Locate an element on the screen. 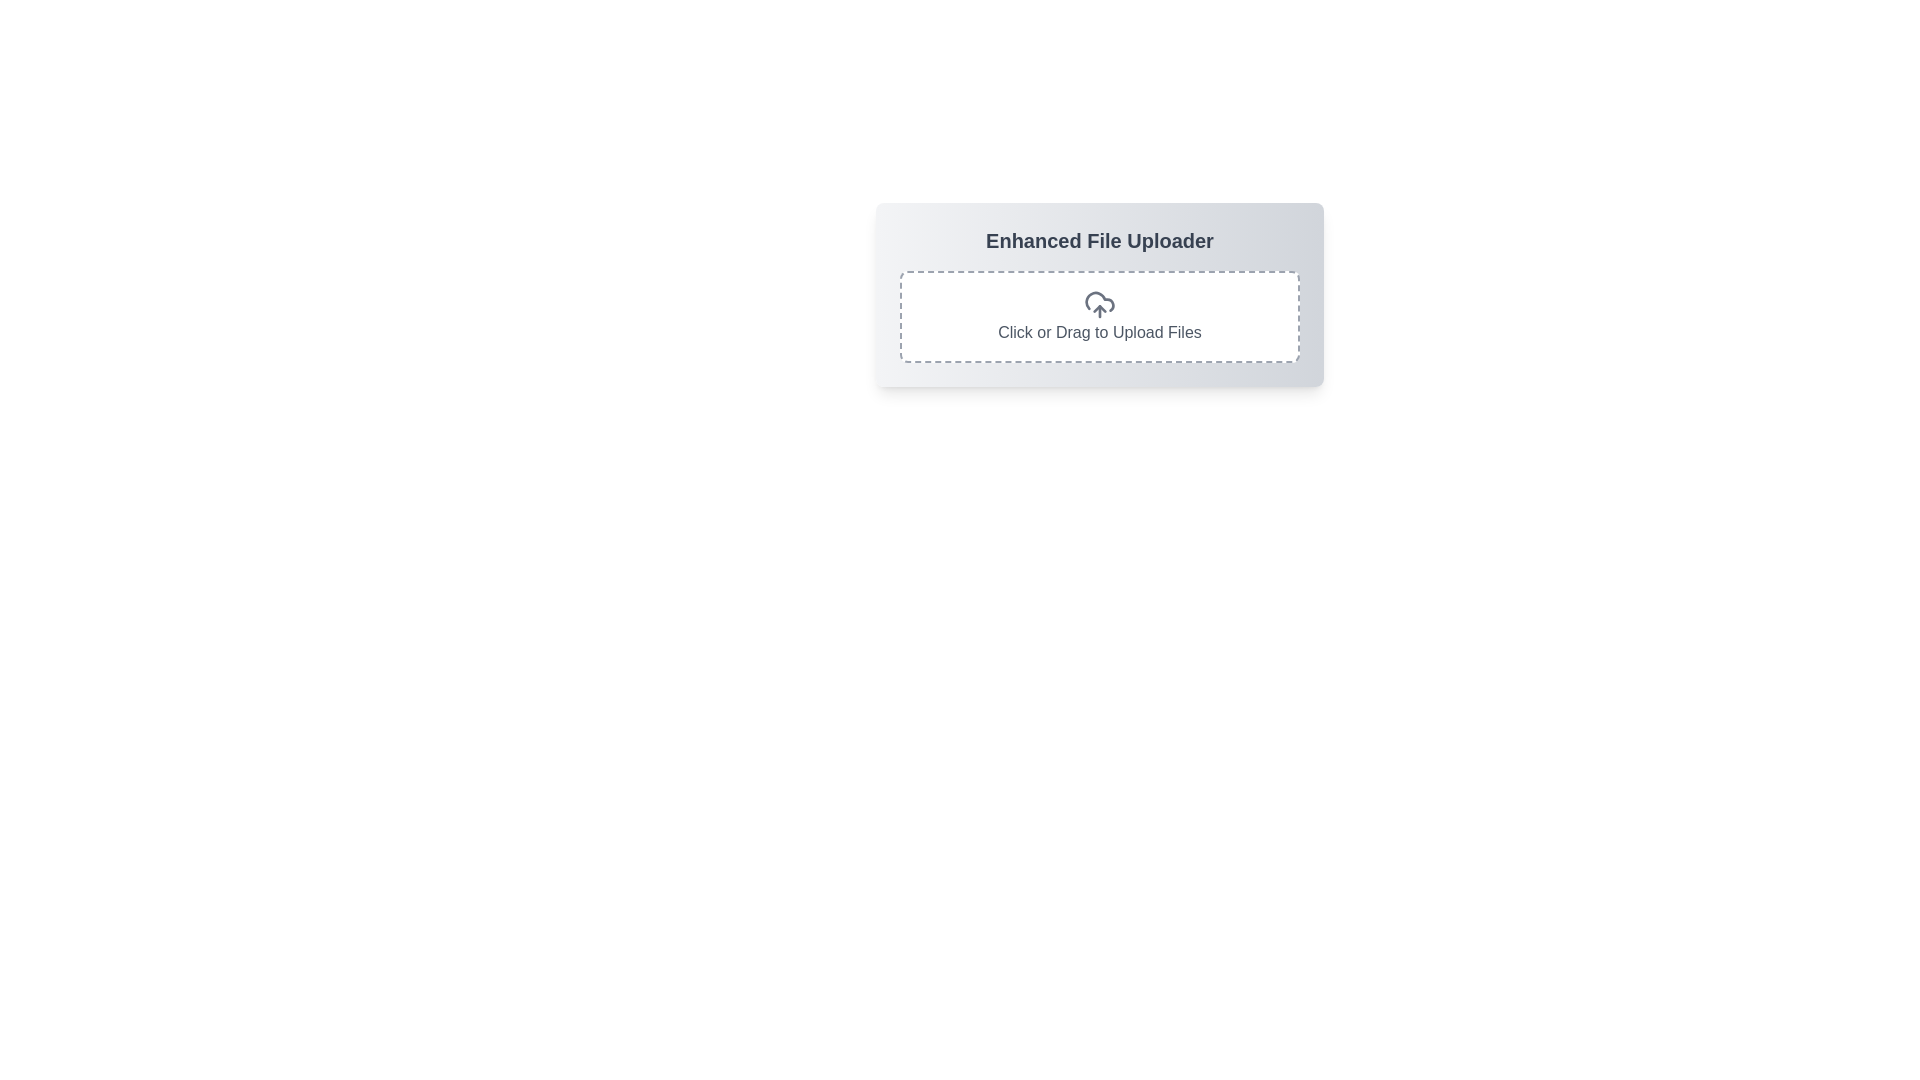 This screenshot has height=1080, width=1920. the bold, large-sized text element displaying 'Enhanced File Uploader', which is positioned at the top of a rounded, shadowed rectangle with a gradient background is located at coordinates (1098, 239).